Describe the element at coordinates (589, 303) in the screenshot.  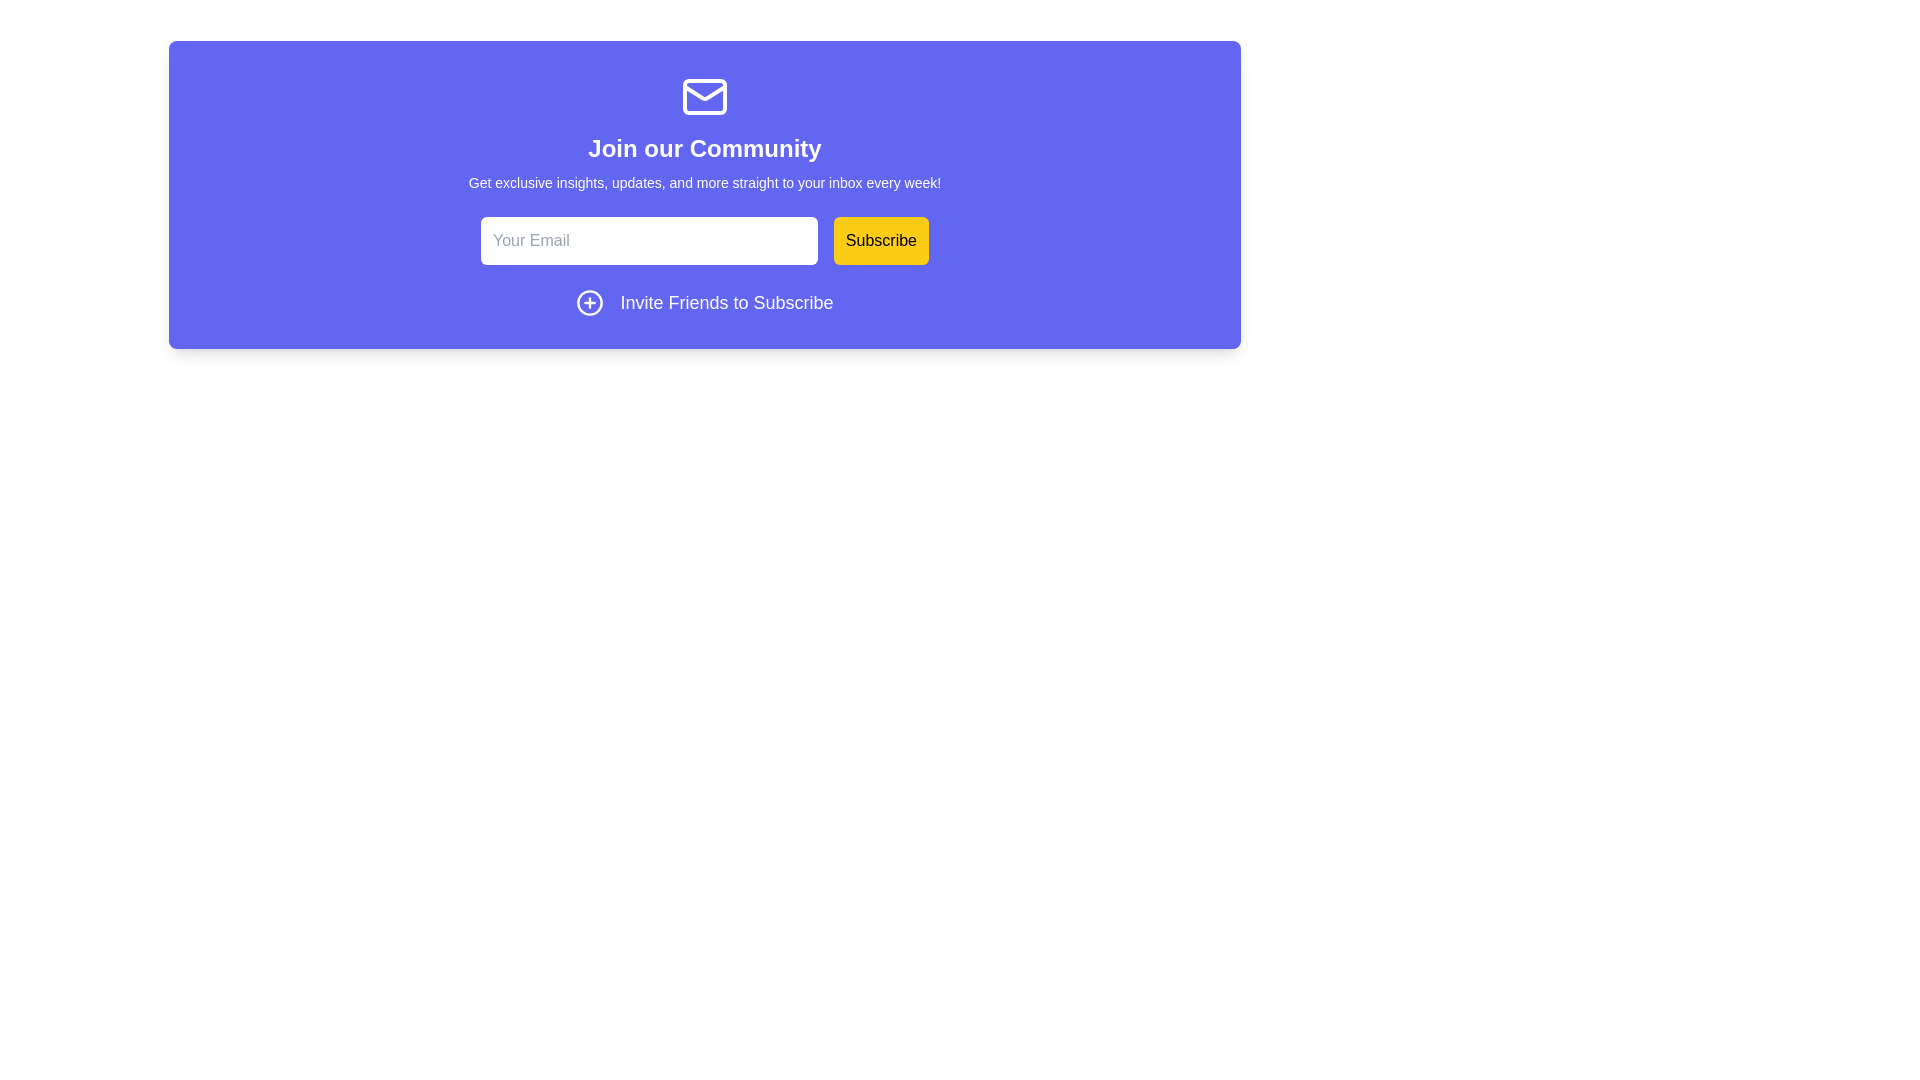
I see `the invitation button located to the left of the text 'Invite Friends to Subscribe' to initiate the invitation process` at that location.